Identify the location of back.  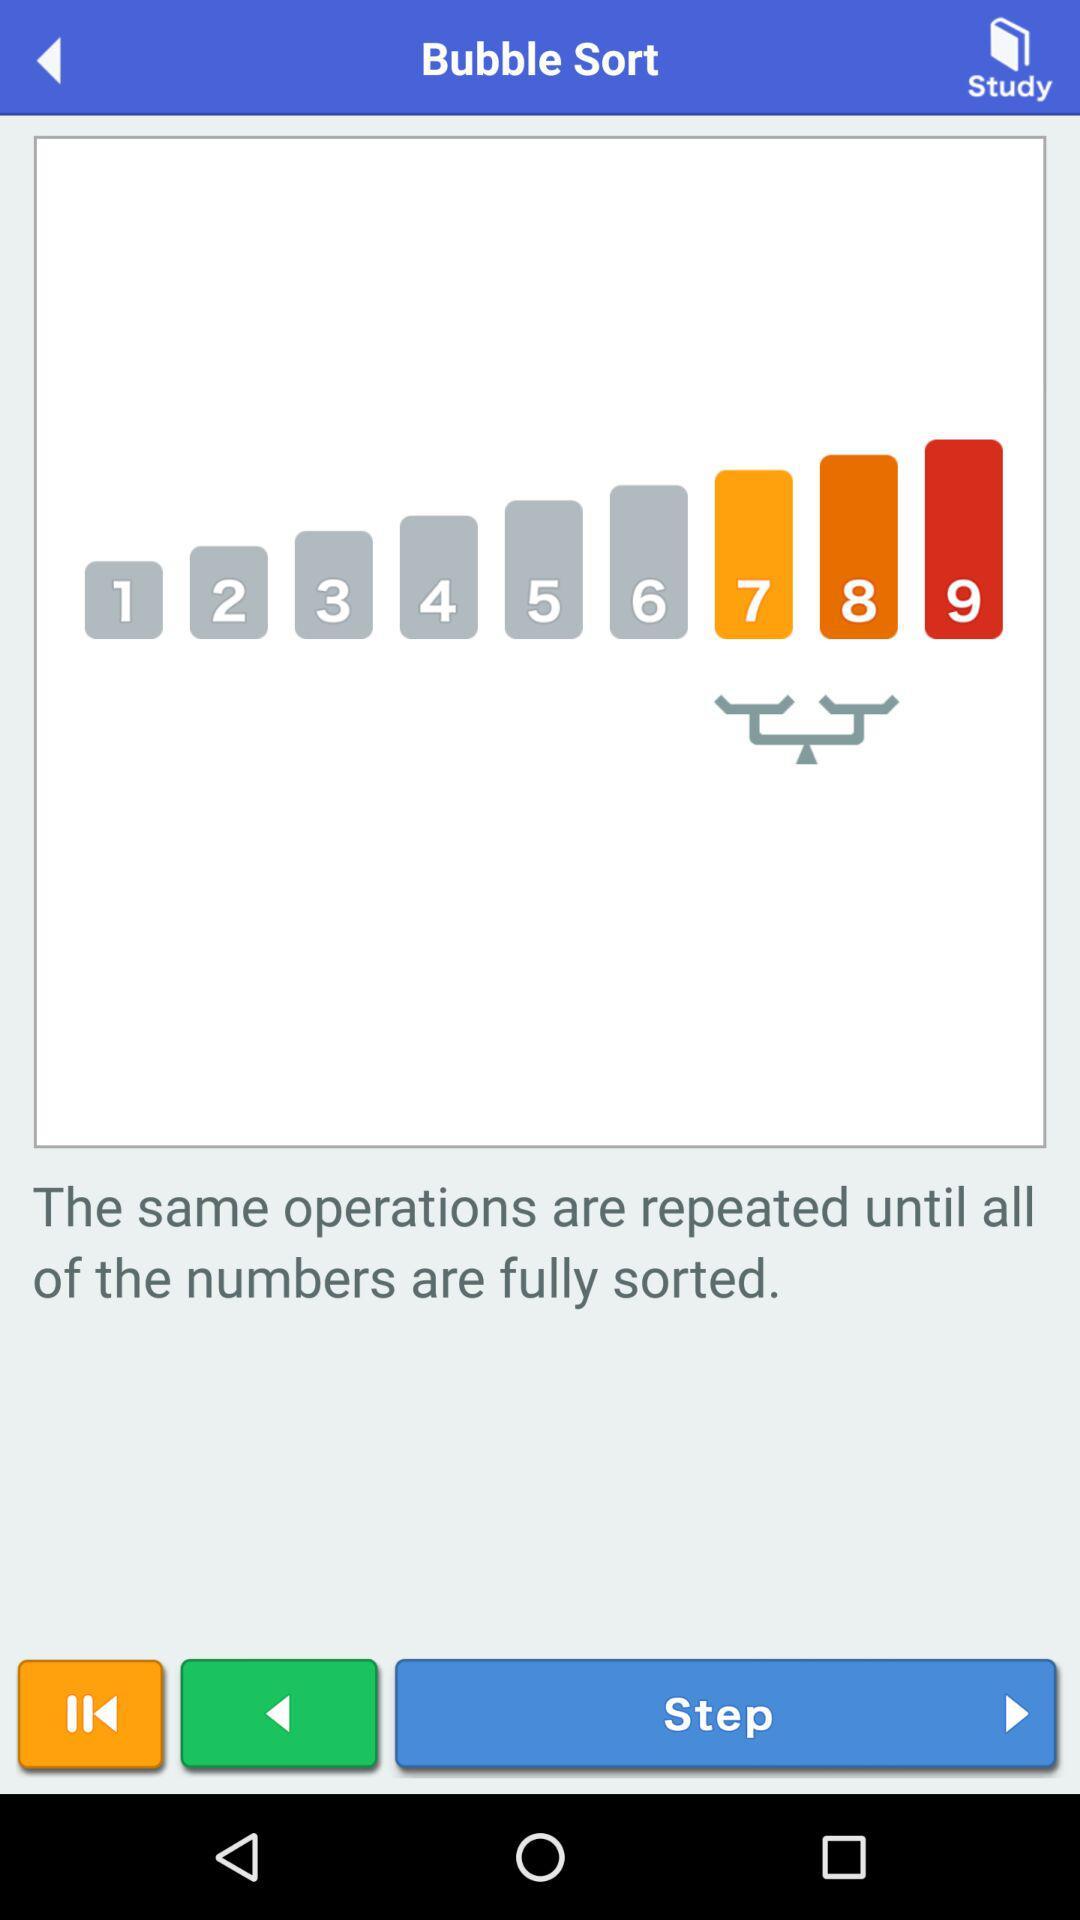
(281, 1716).